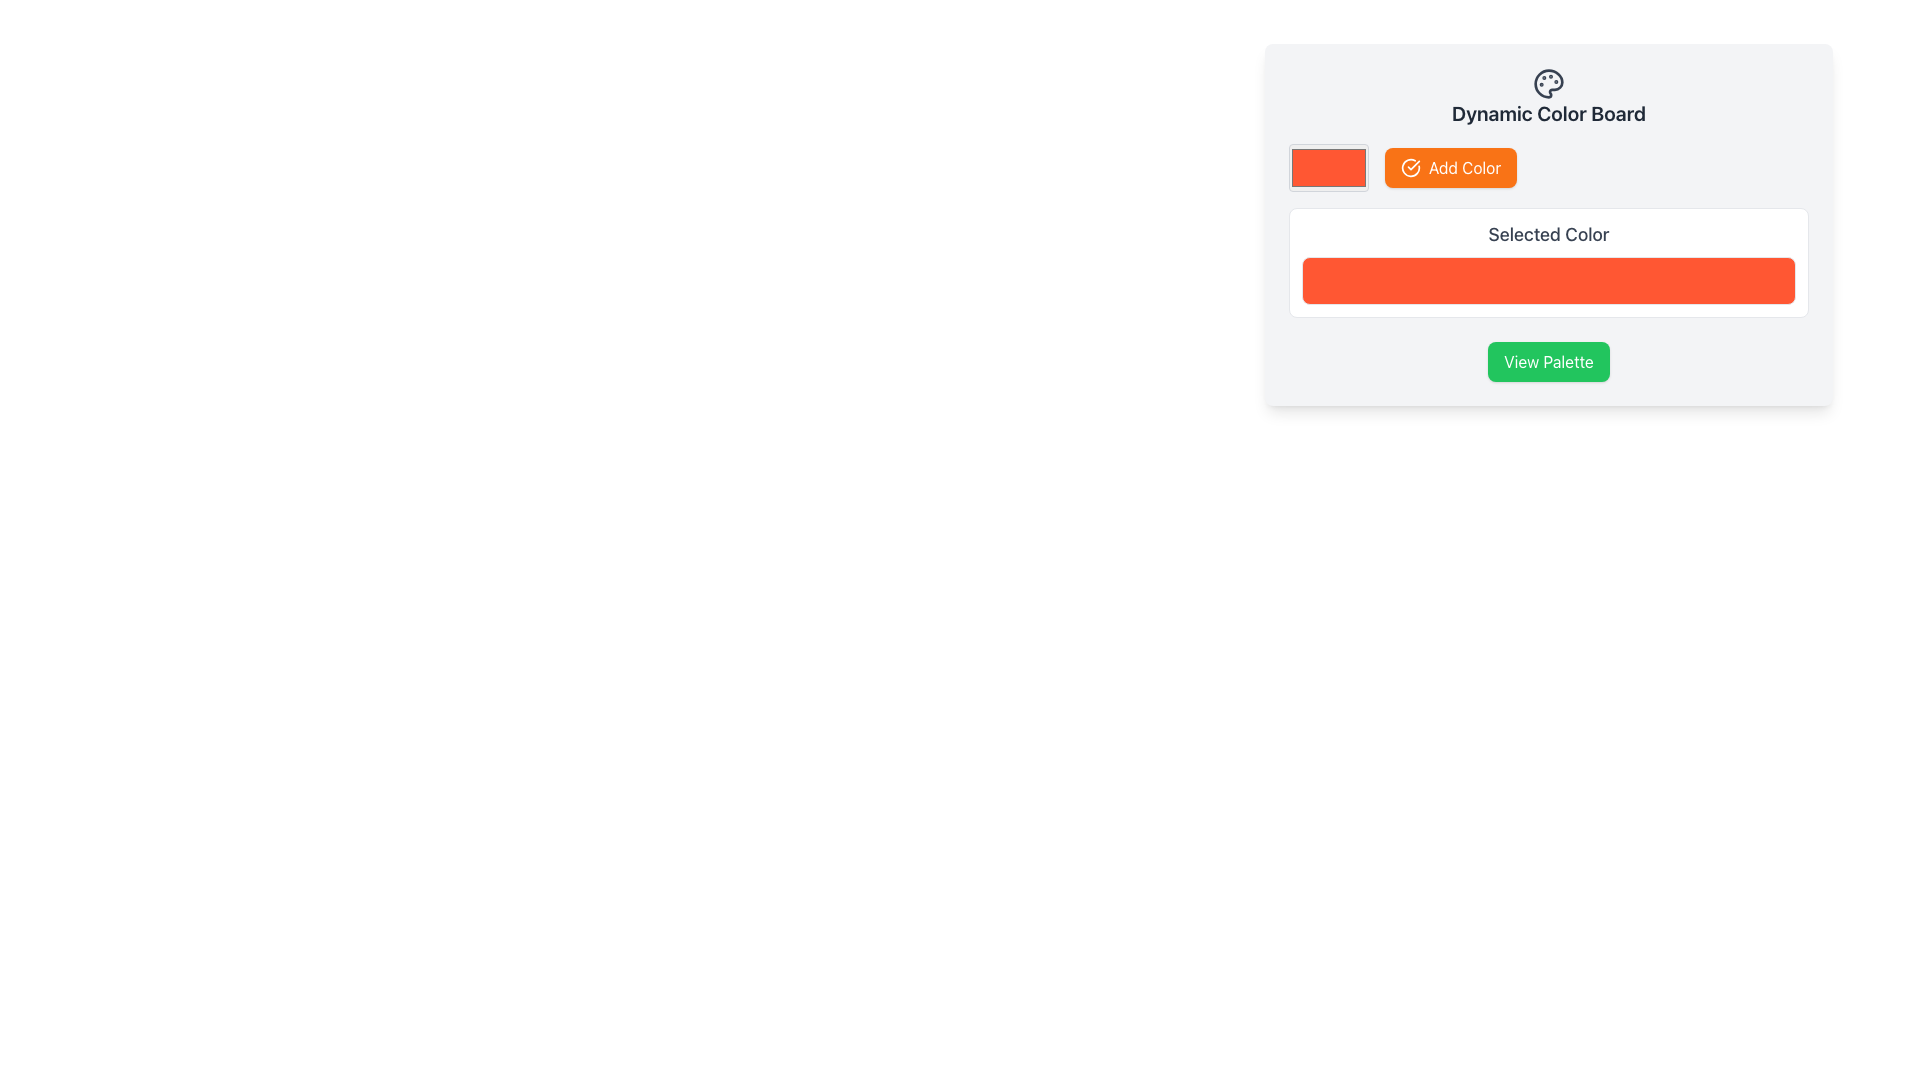 This screenshot has width=1920, height=1080. What do you see at coordinates (1548, 362) in the screenshot?
I see `the 'View Palette' button, which has a green background, white text, and is located at the bottom of the 'Dynamic Color Board' section` at bounding box center [1548, 362].